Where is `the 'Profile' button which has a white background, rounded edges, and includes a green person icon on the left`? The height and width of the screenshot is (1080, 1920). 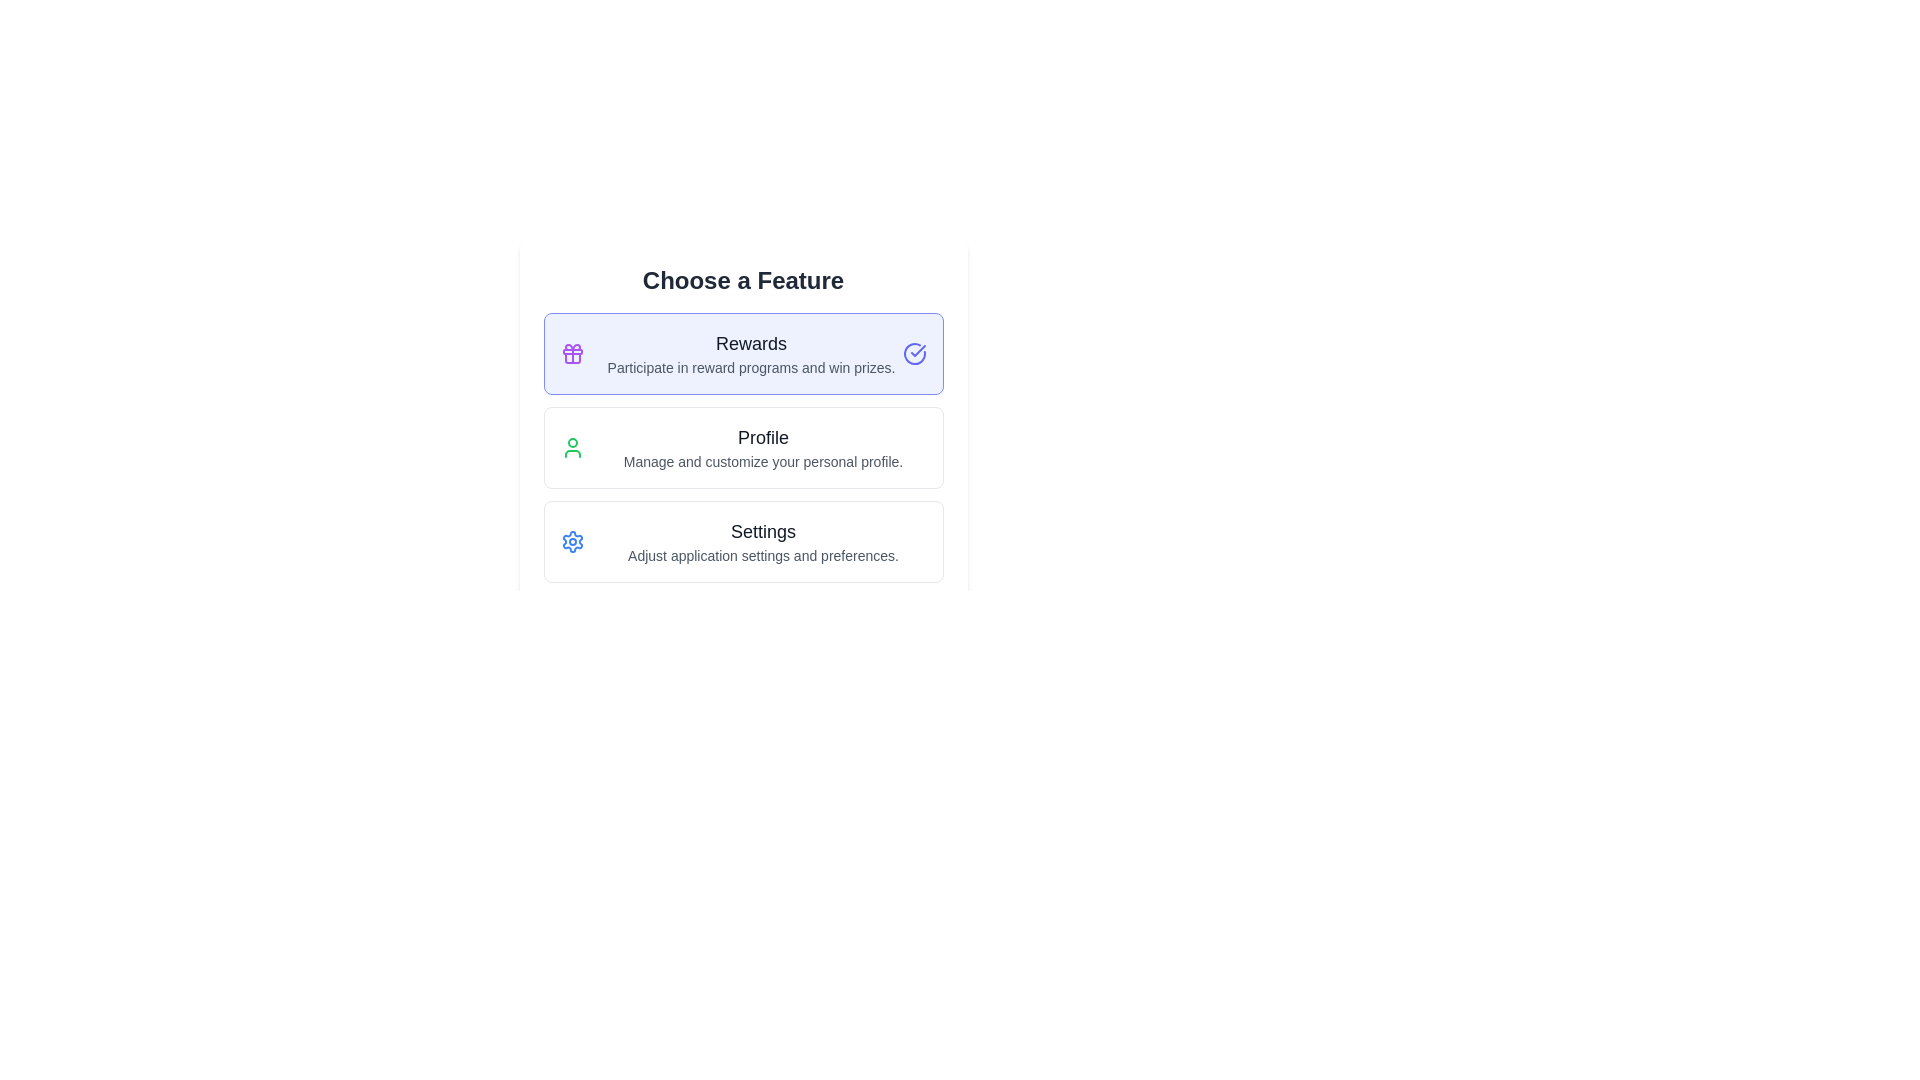 the 'Profile' button which has a white background, rounded edges, and includes a green person icon on the left is located at coordinates (742, 423).